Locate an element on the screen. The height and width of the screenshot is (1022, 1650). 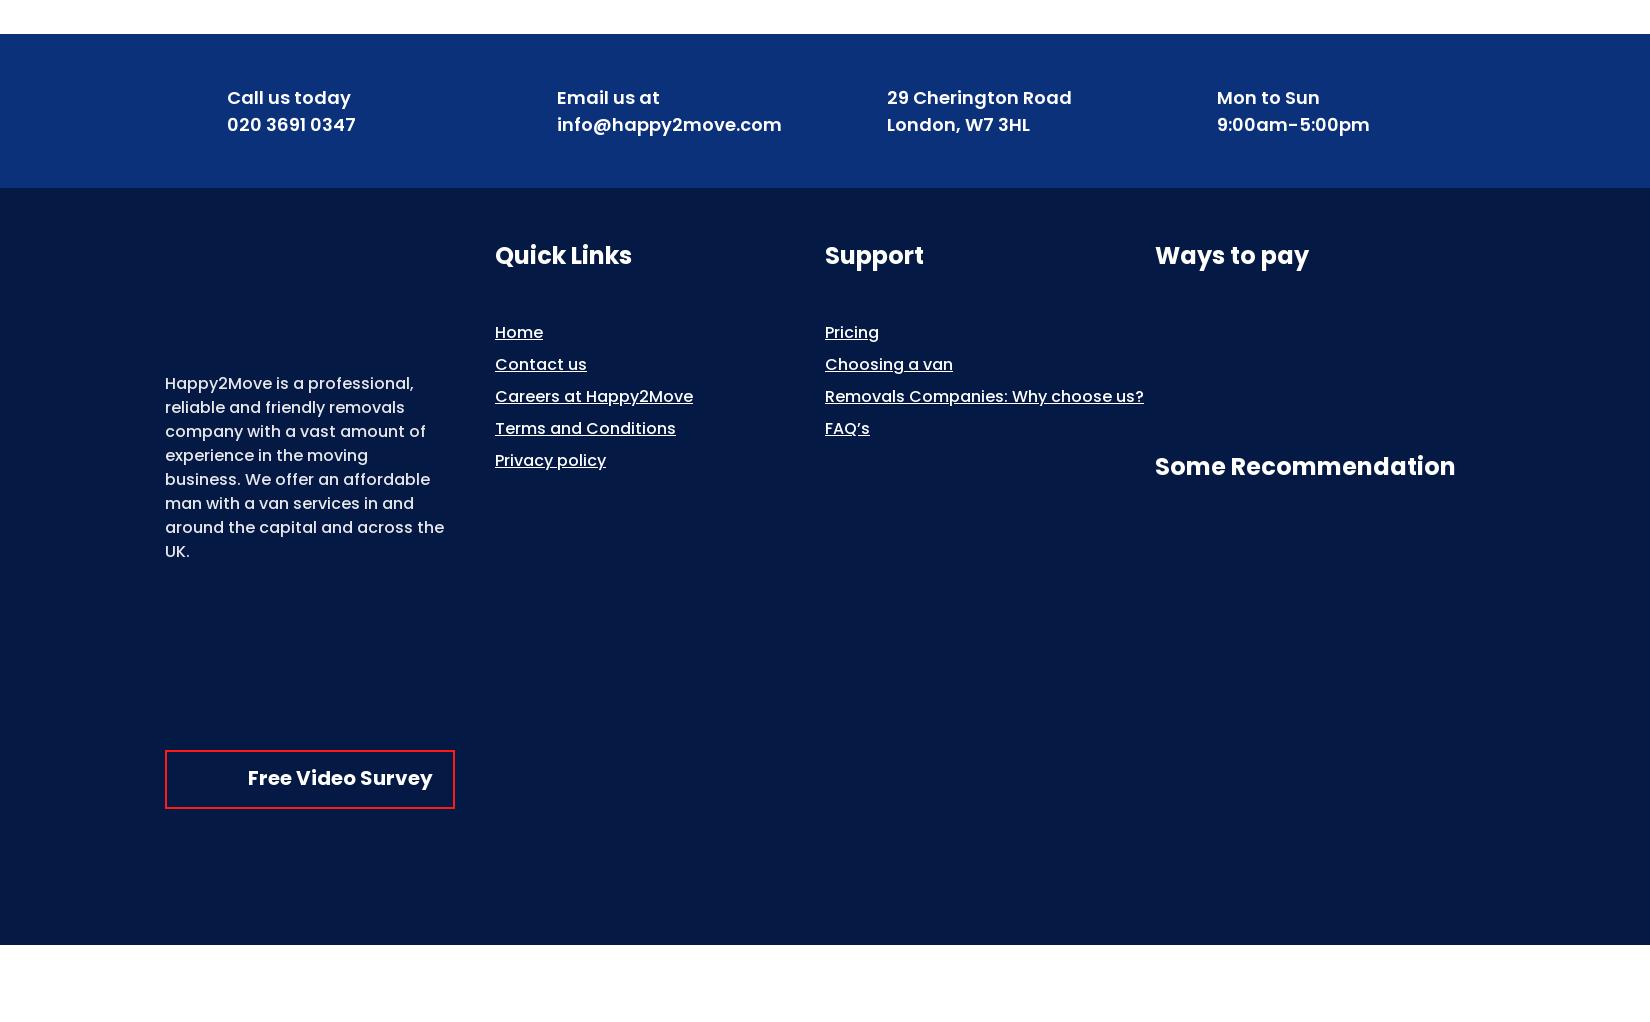
'Copyright © 2013-2023 Happy2Move . All rights reserved.' is located at coordinates (360, 986).